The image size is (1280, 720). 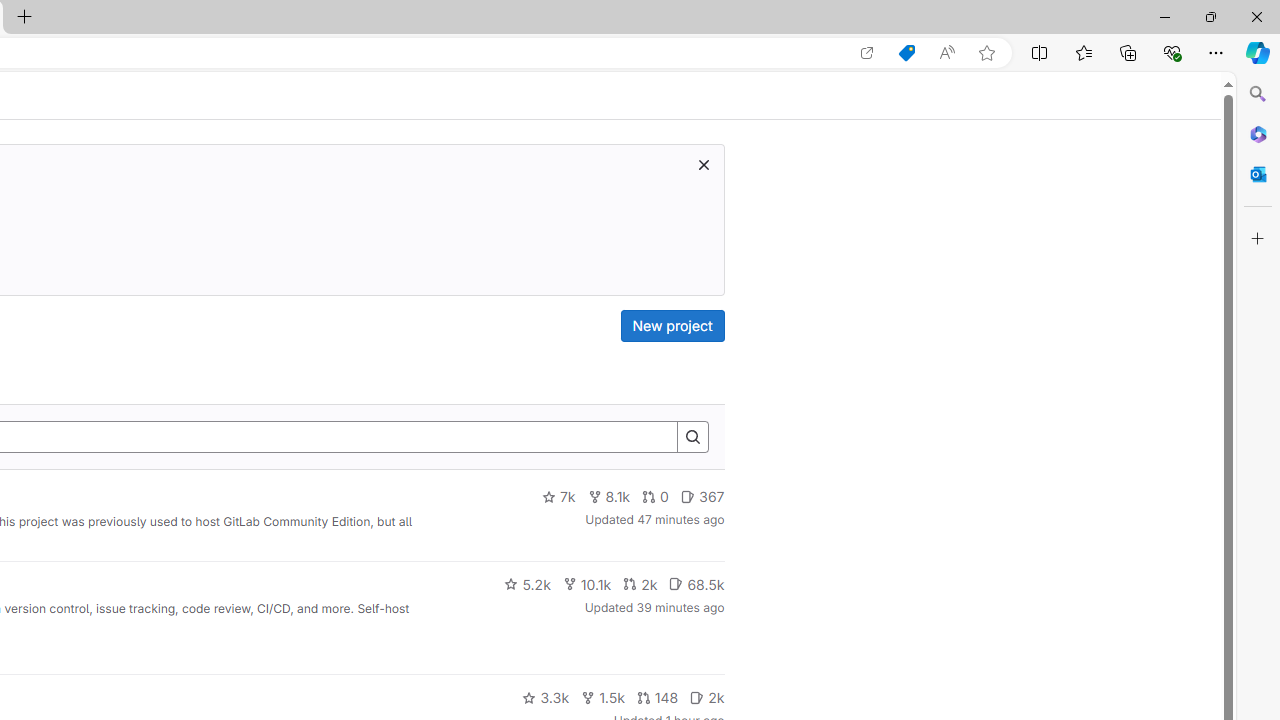 What do you see at coordinates (1257, 173) in the screenshot?
I see `'Close Outlook pane'` at bounding box center [1257, 173].